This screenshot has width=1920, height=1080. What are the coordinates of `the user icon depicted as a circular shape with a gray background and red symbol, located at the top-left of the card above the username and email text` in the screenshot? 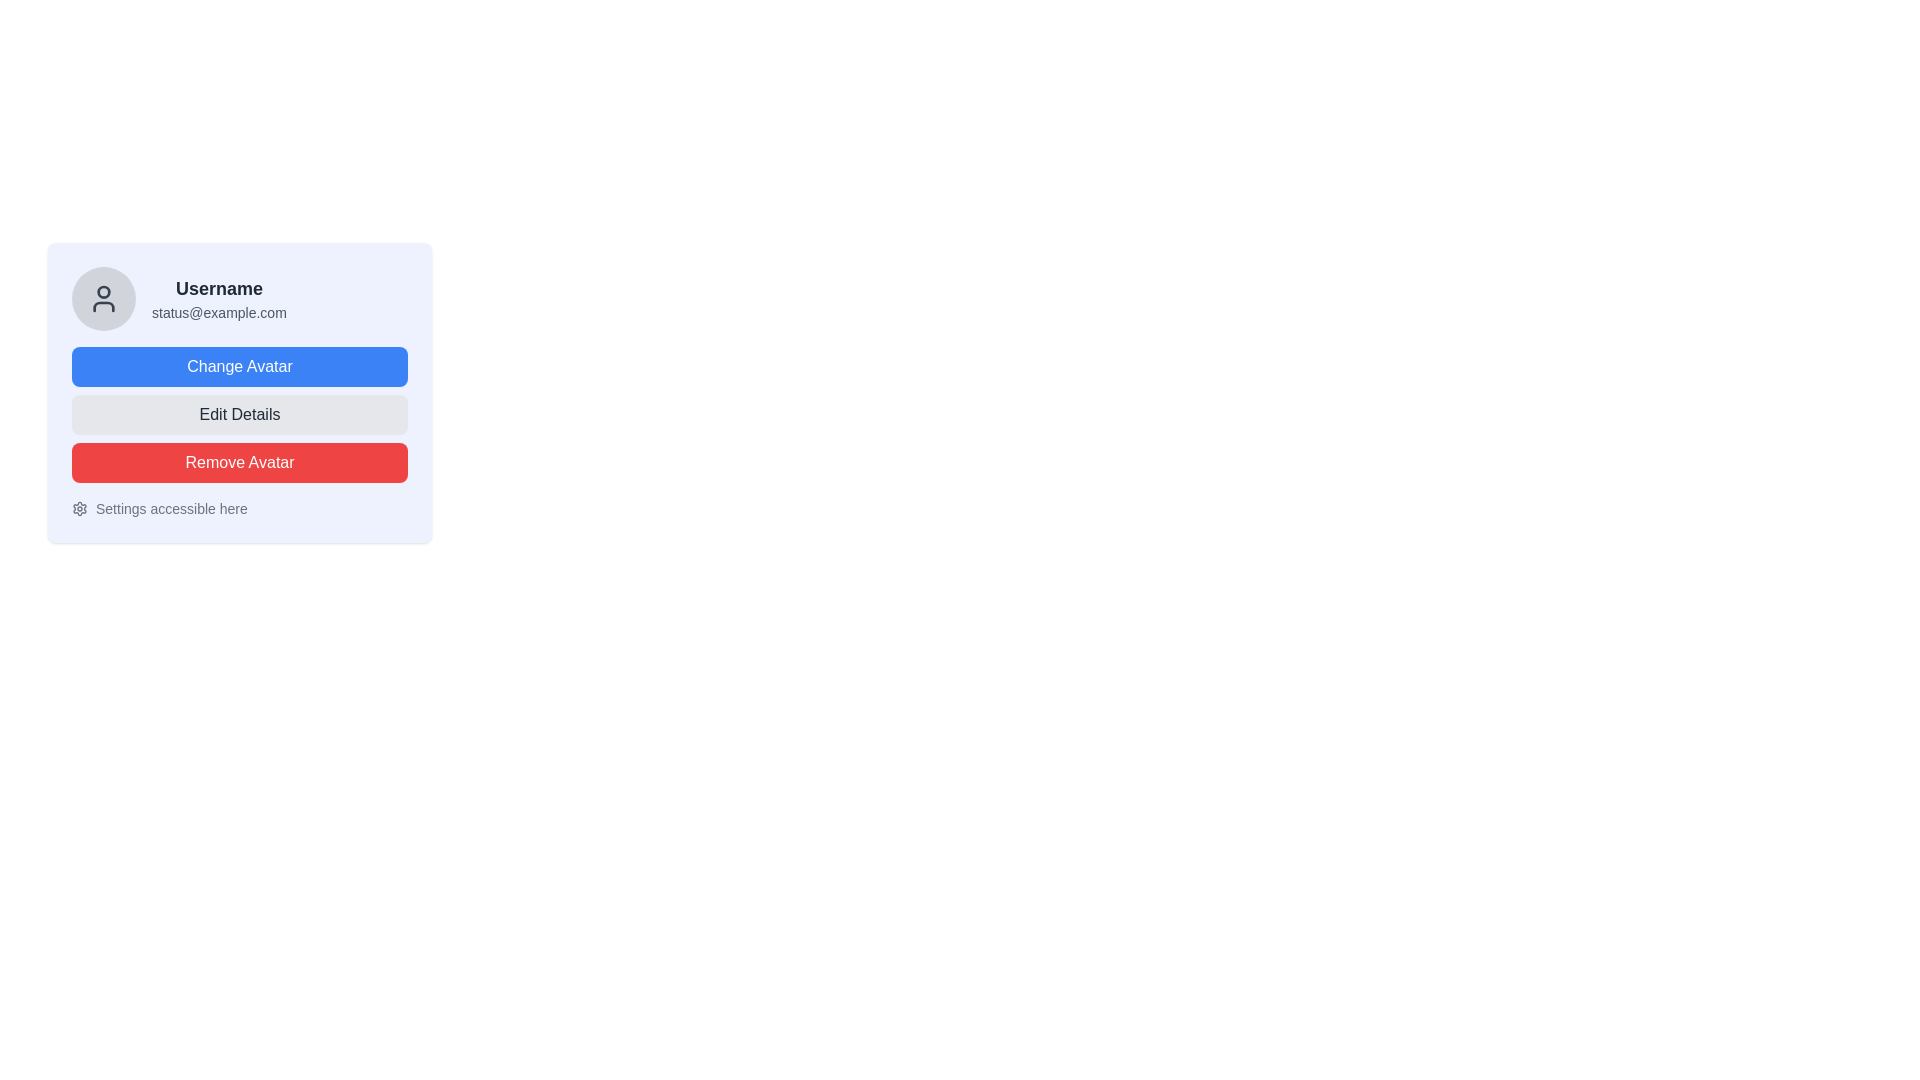 It's located at (103, 292).